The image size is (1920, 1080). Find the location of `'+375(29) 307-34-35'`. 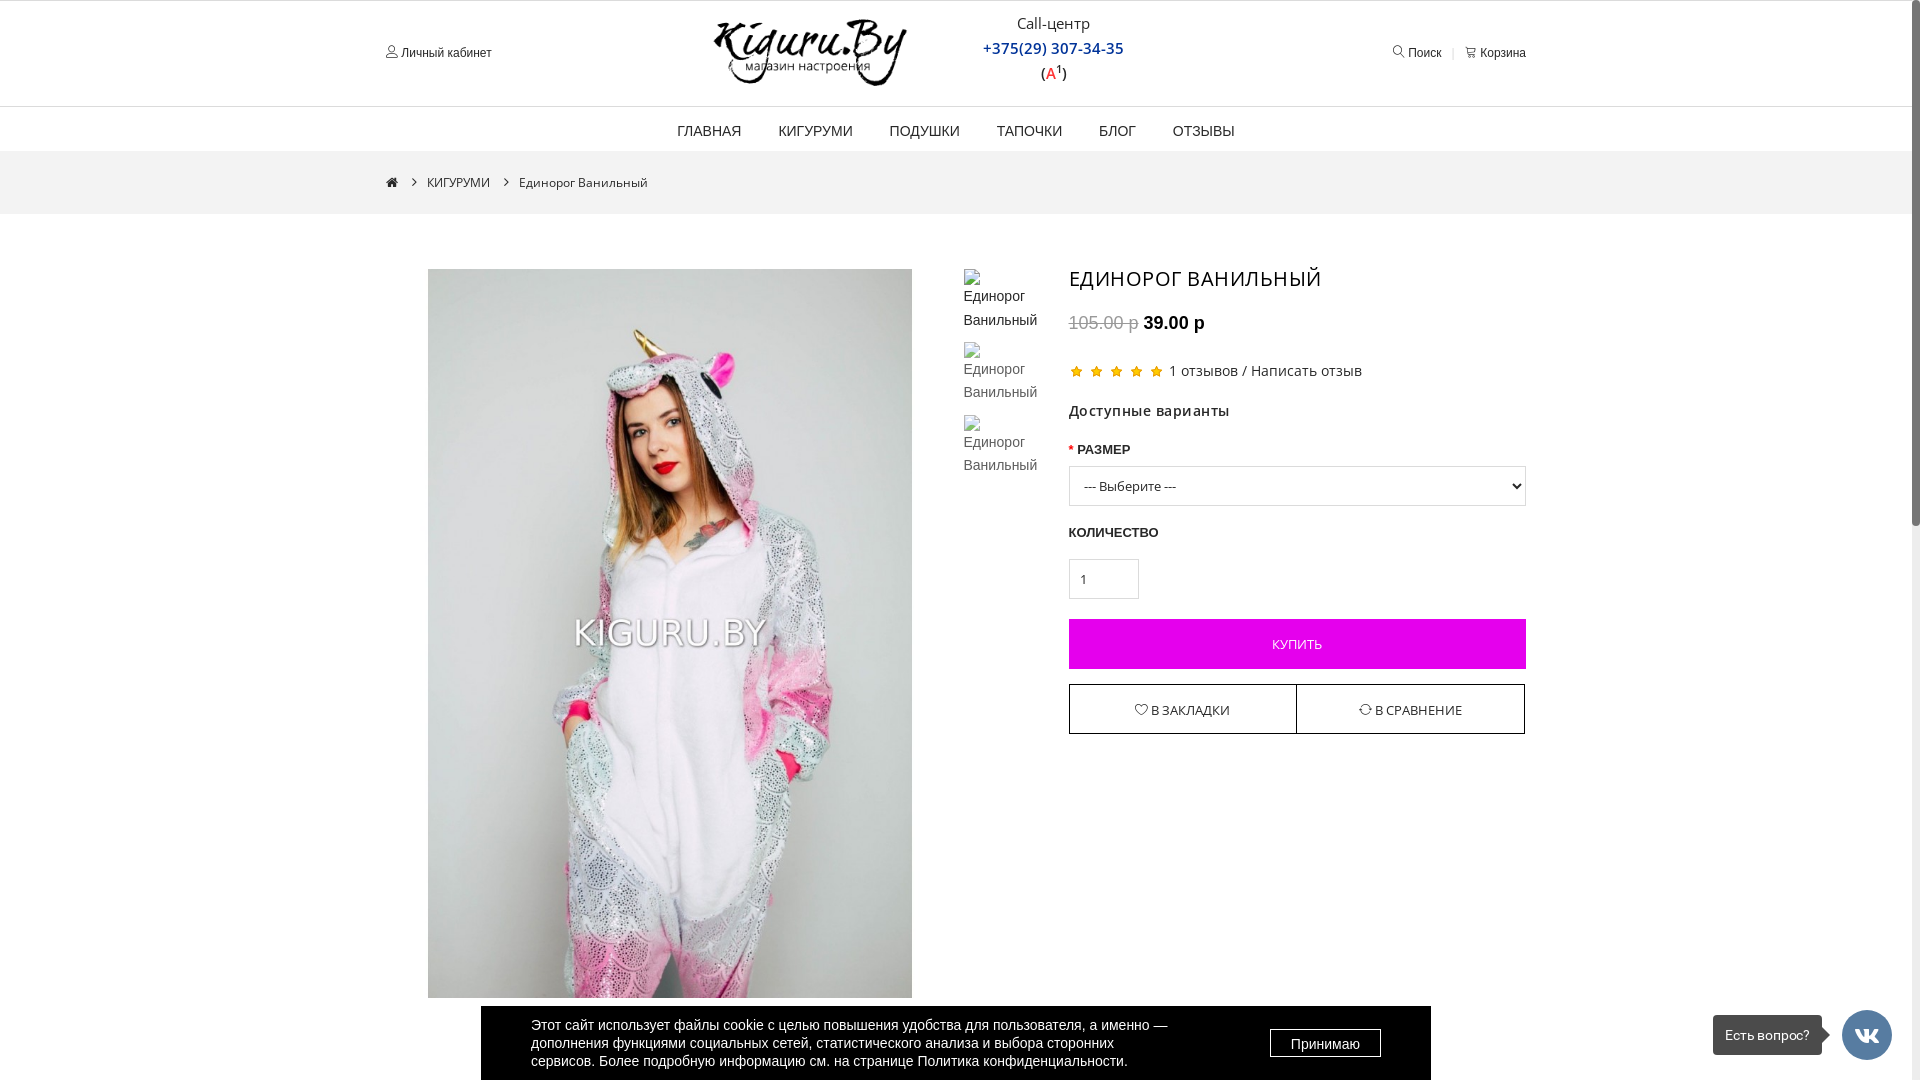

'+375(29) 307-34-35' is located at coordinates (1052, 46).